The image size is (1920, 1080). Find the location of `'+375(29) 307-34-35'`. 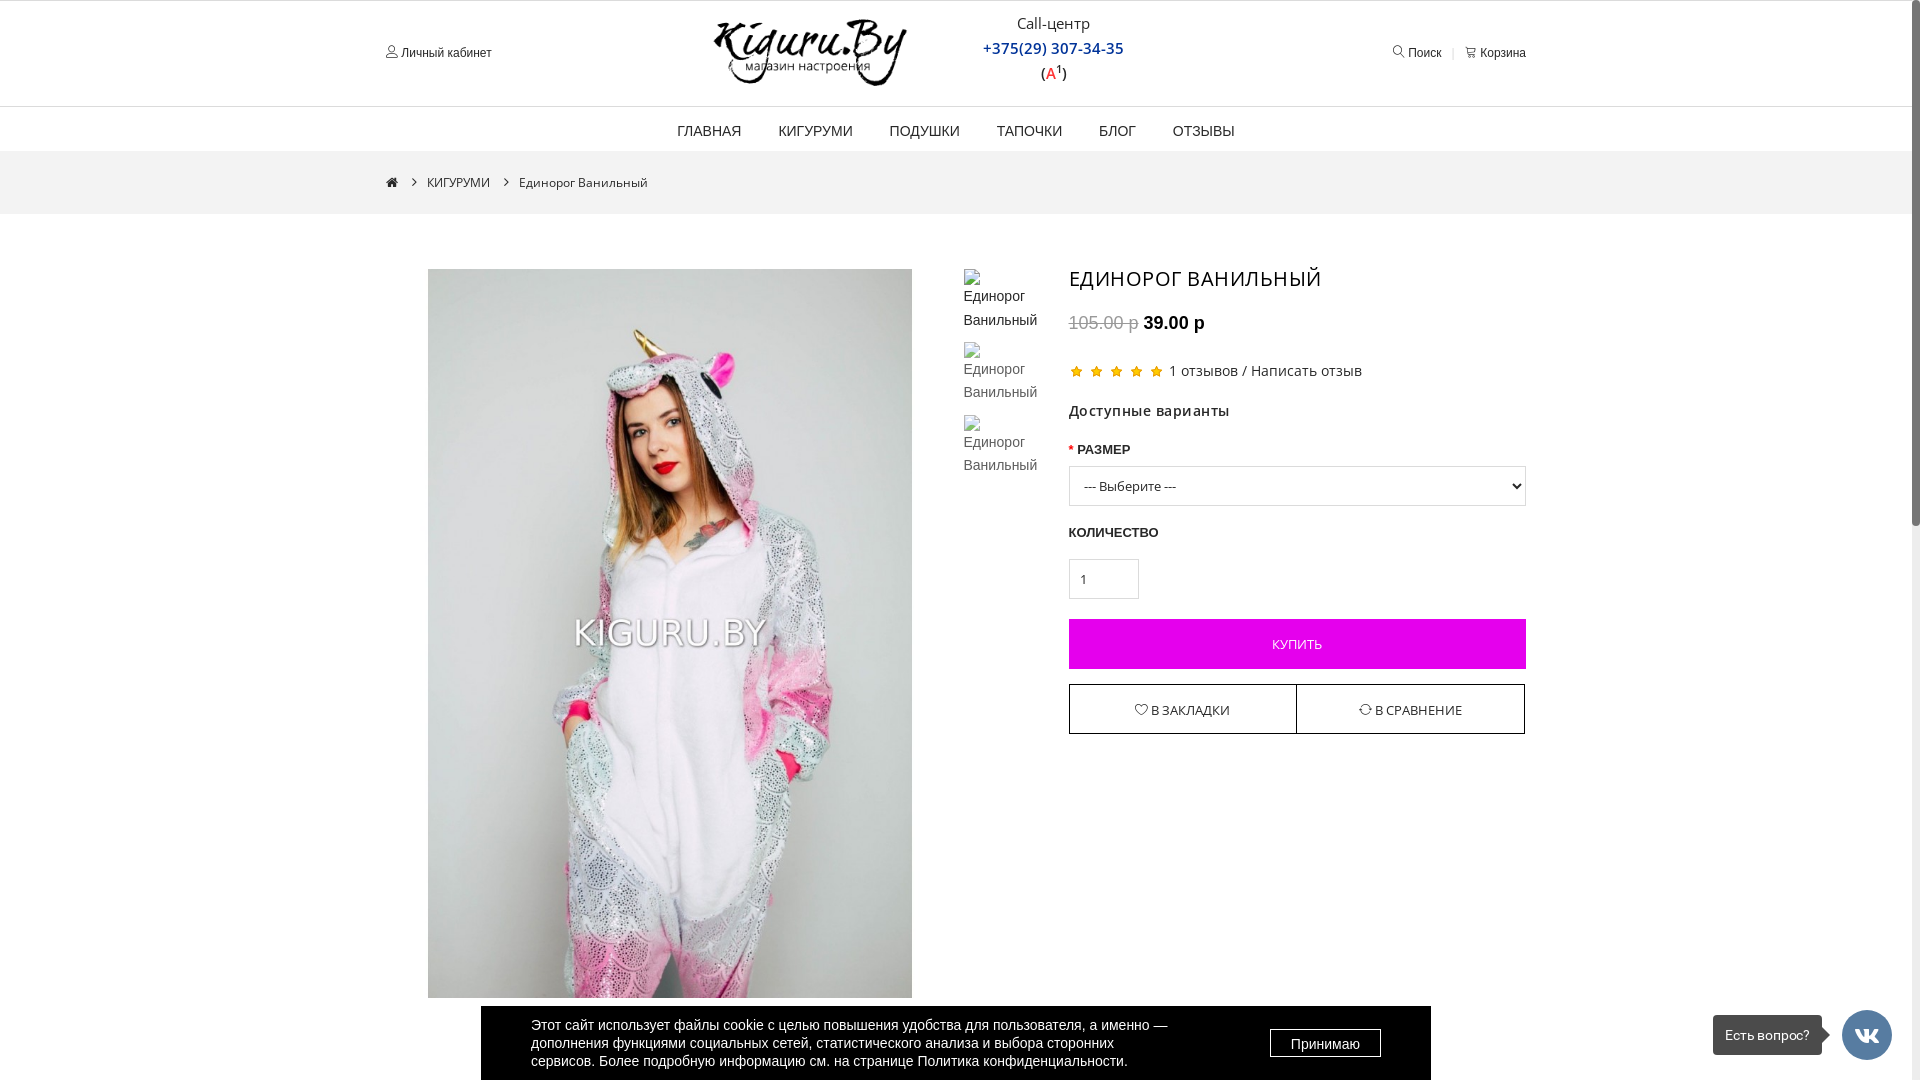

'+375(29) 307-34-35' is located at coordinates (1052, 46).